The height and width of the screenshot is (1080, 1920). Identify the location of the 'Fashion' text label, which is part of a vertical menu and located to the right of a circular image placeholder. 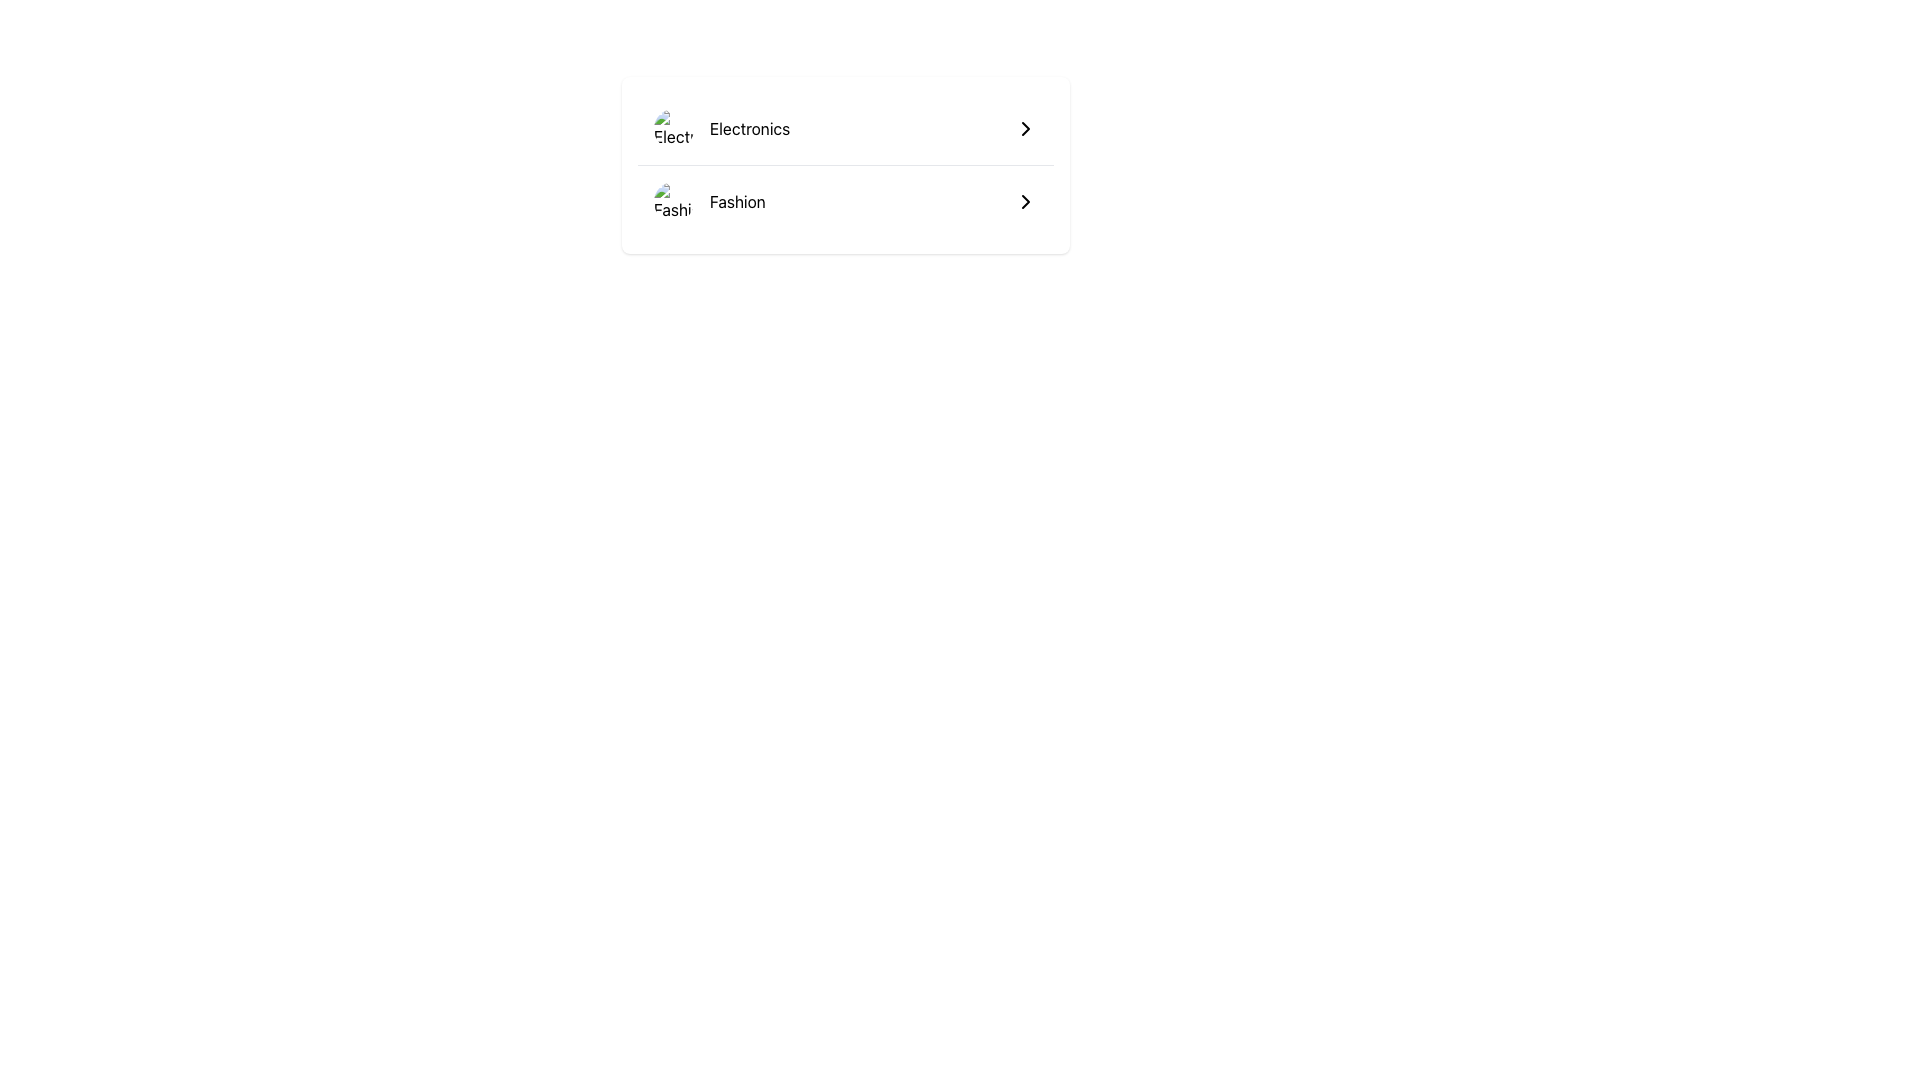
(709, 201).